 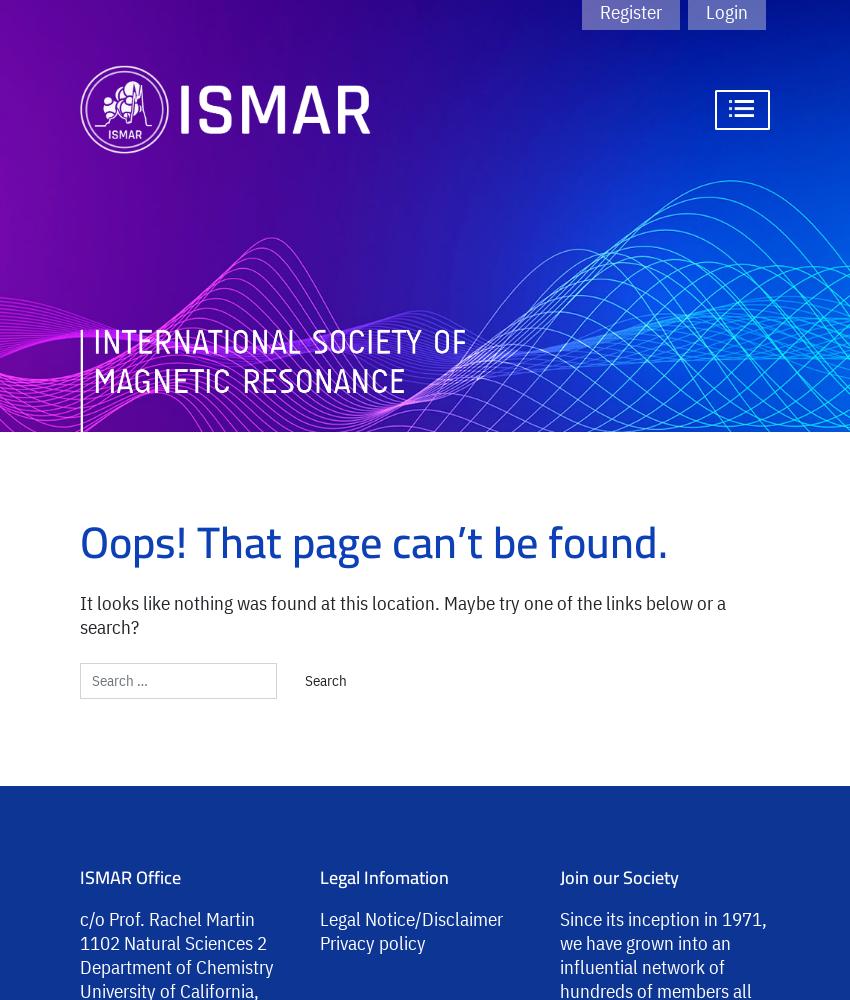 What do you see at coordinates (320, 941) in the screenshot?
I see `'Privacy policy'` at bounding box center [320, 941].